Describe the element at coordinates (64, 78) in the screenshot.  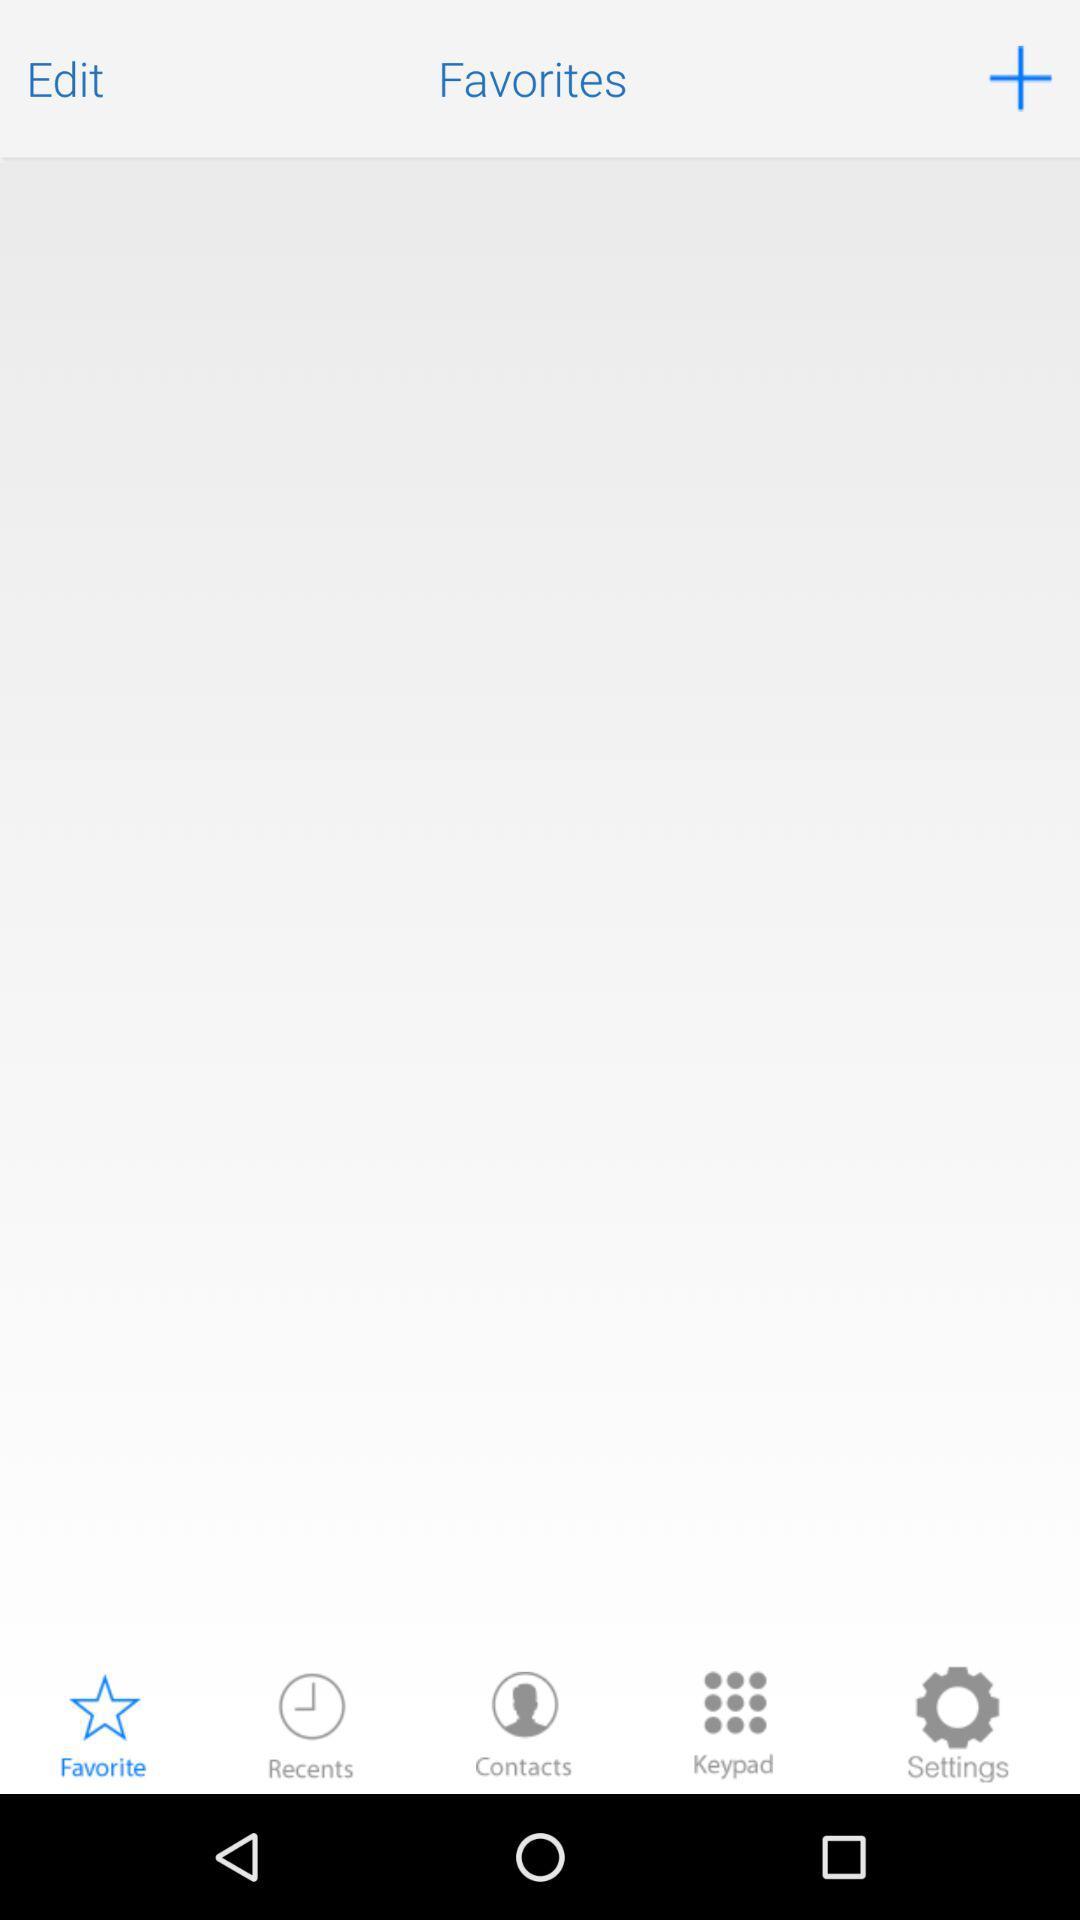
I see `the app at the top left corner` at that location.